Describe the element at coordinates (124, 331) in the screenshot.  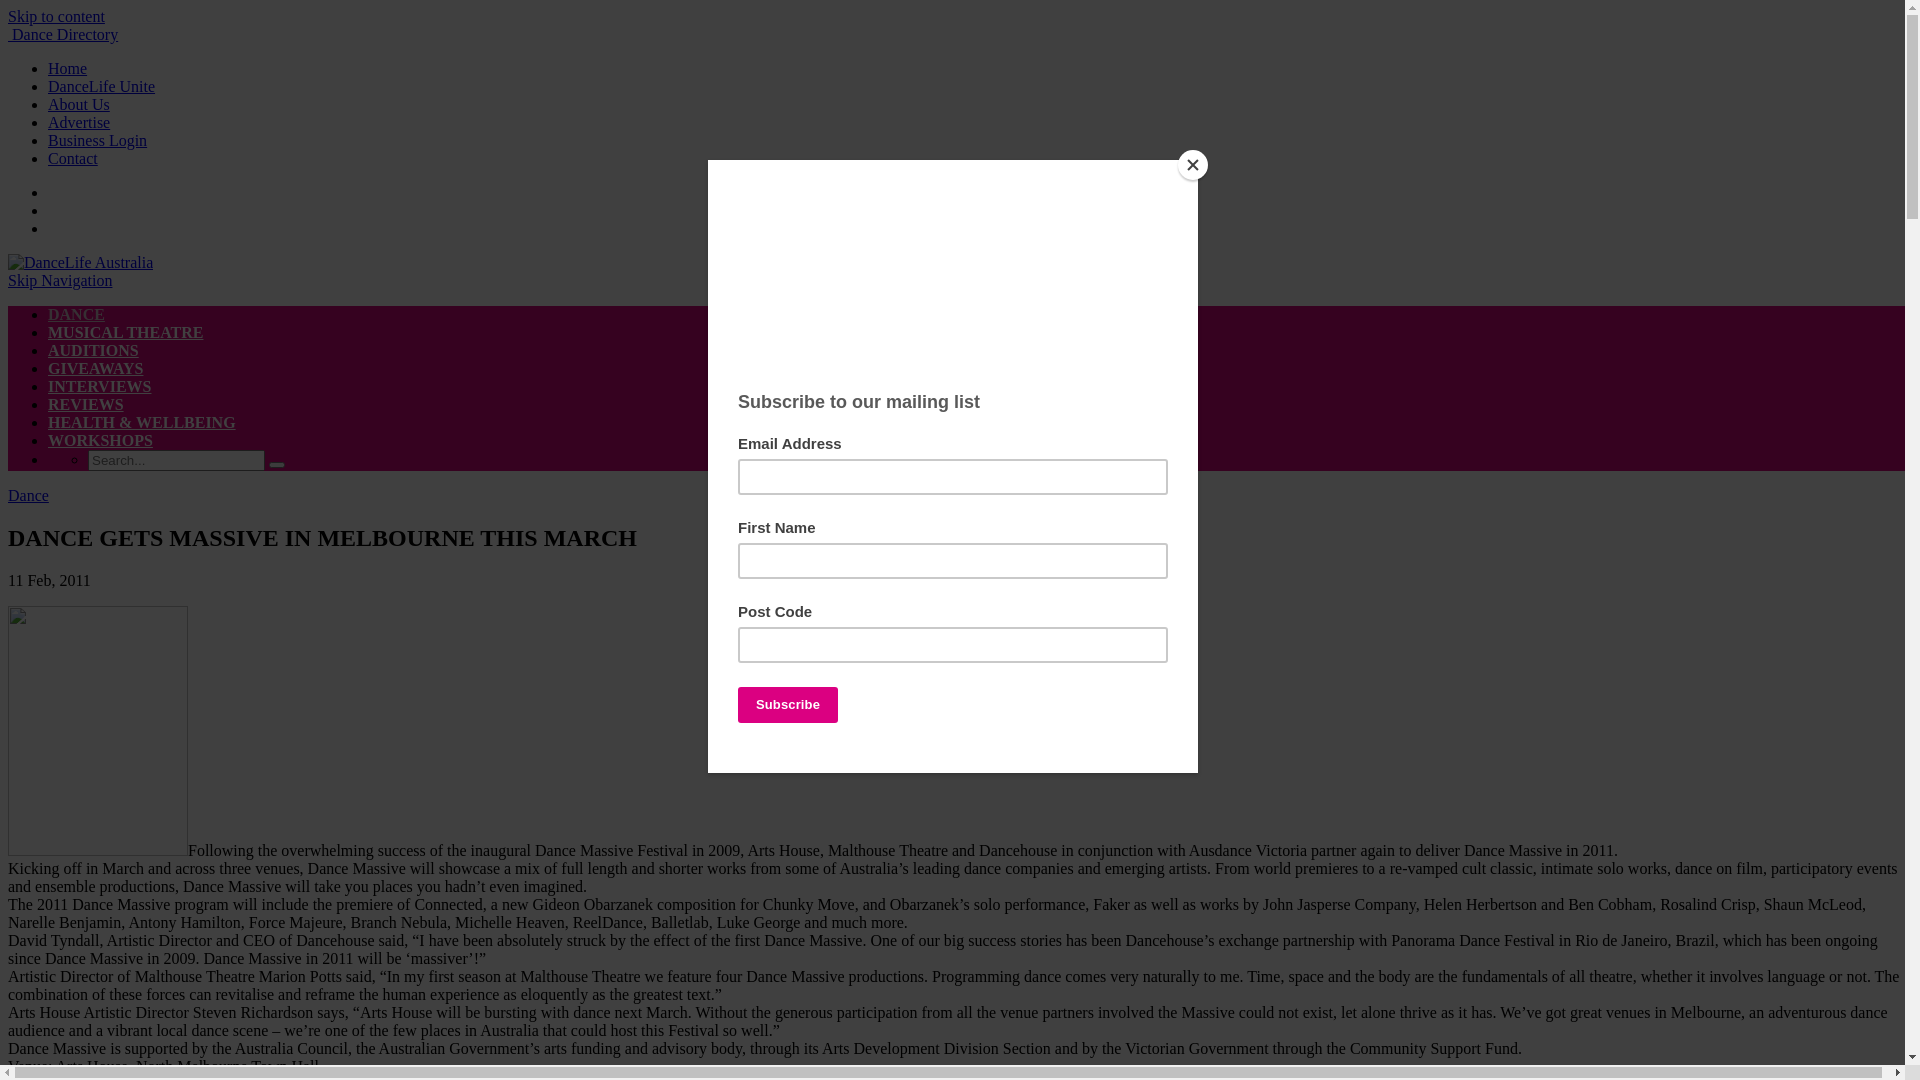
I see `'MUSICAL THEATRE'` at that location.